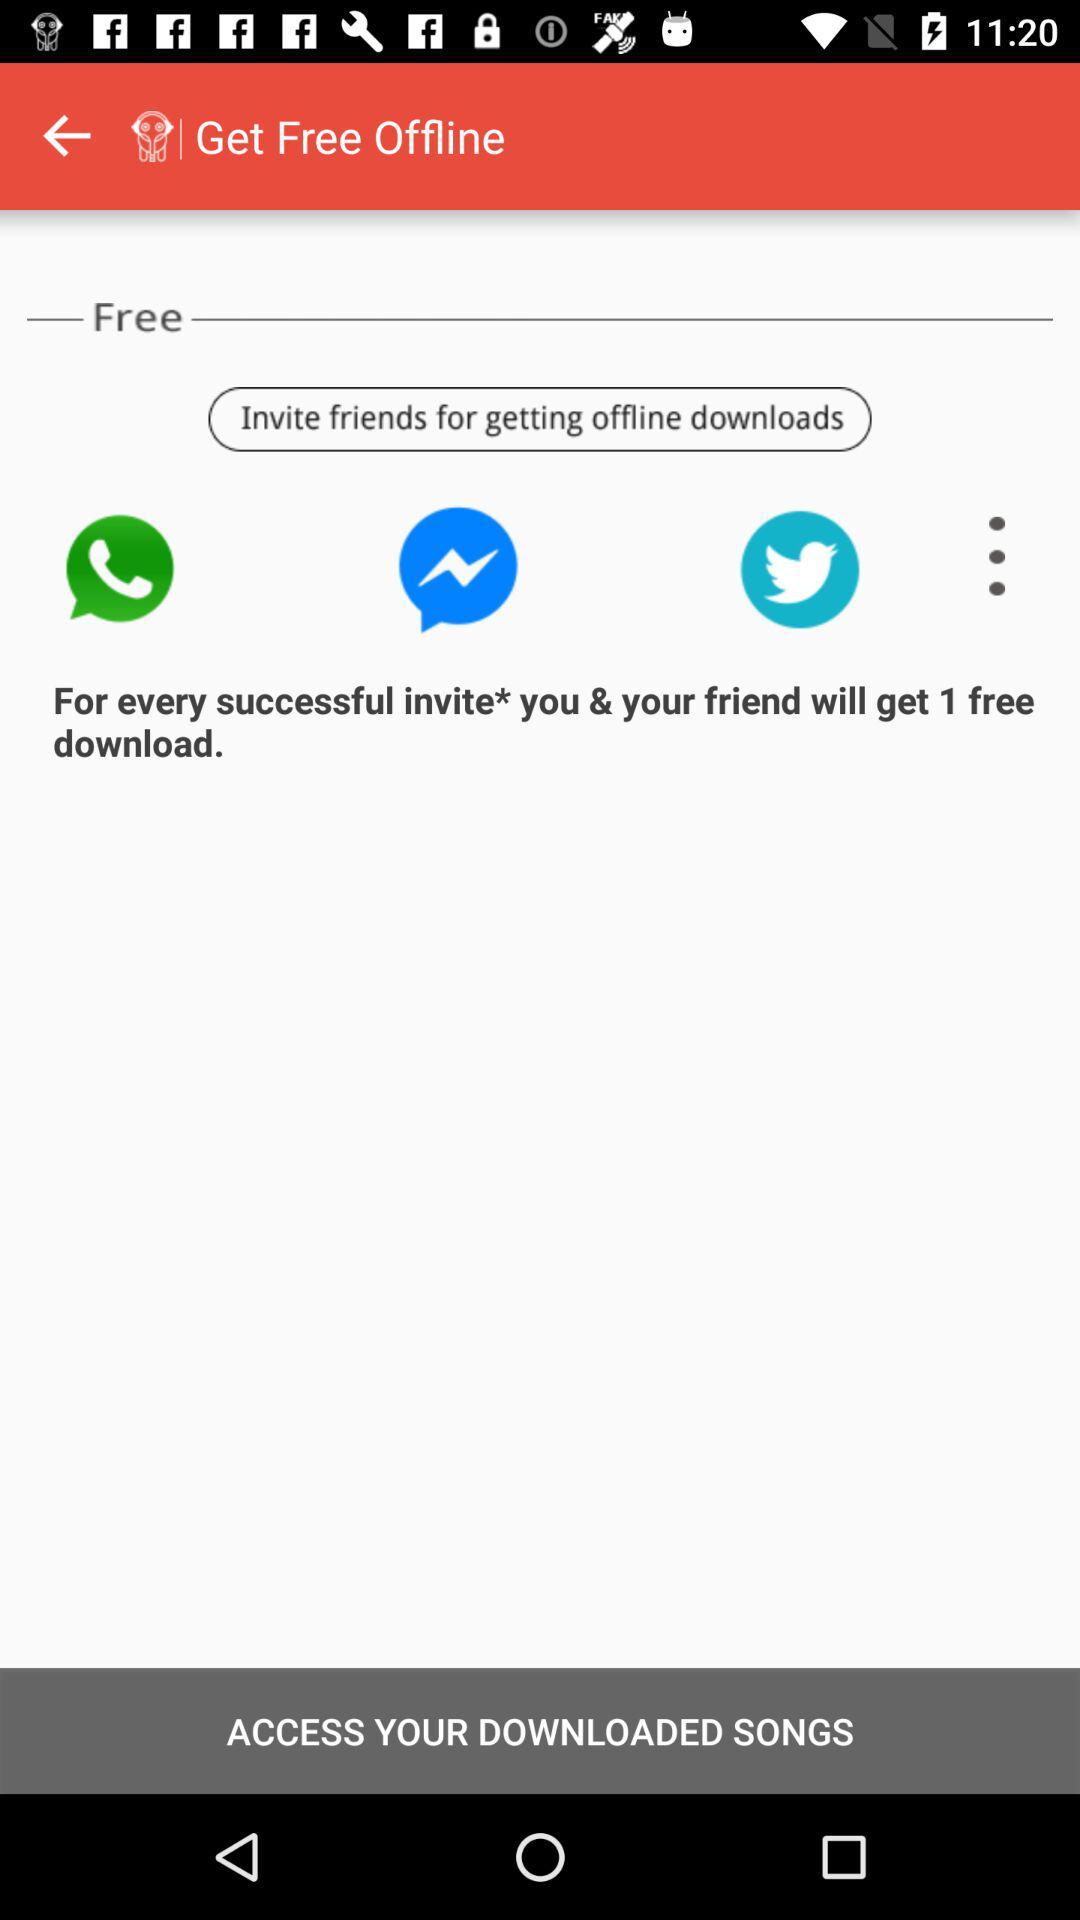  I want to click on menu button, so click(997, 556).